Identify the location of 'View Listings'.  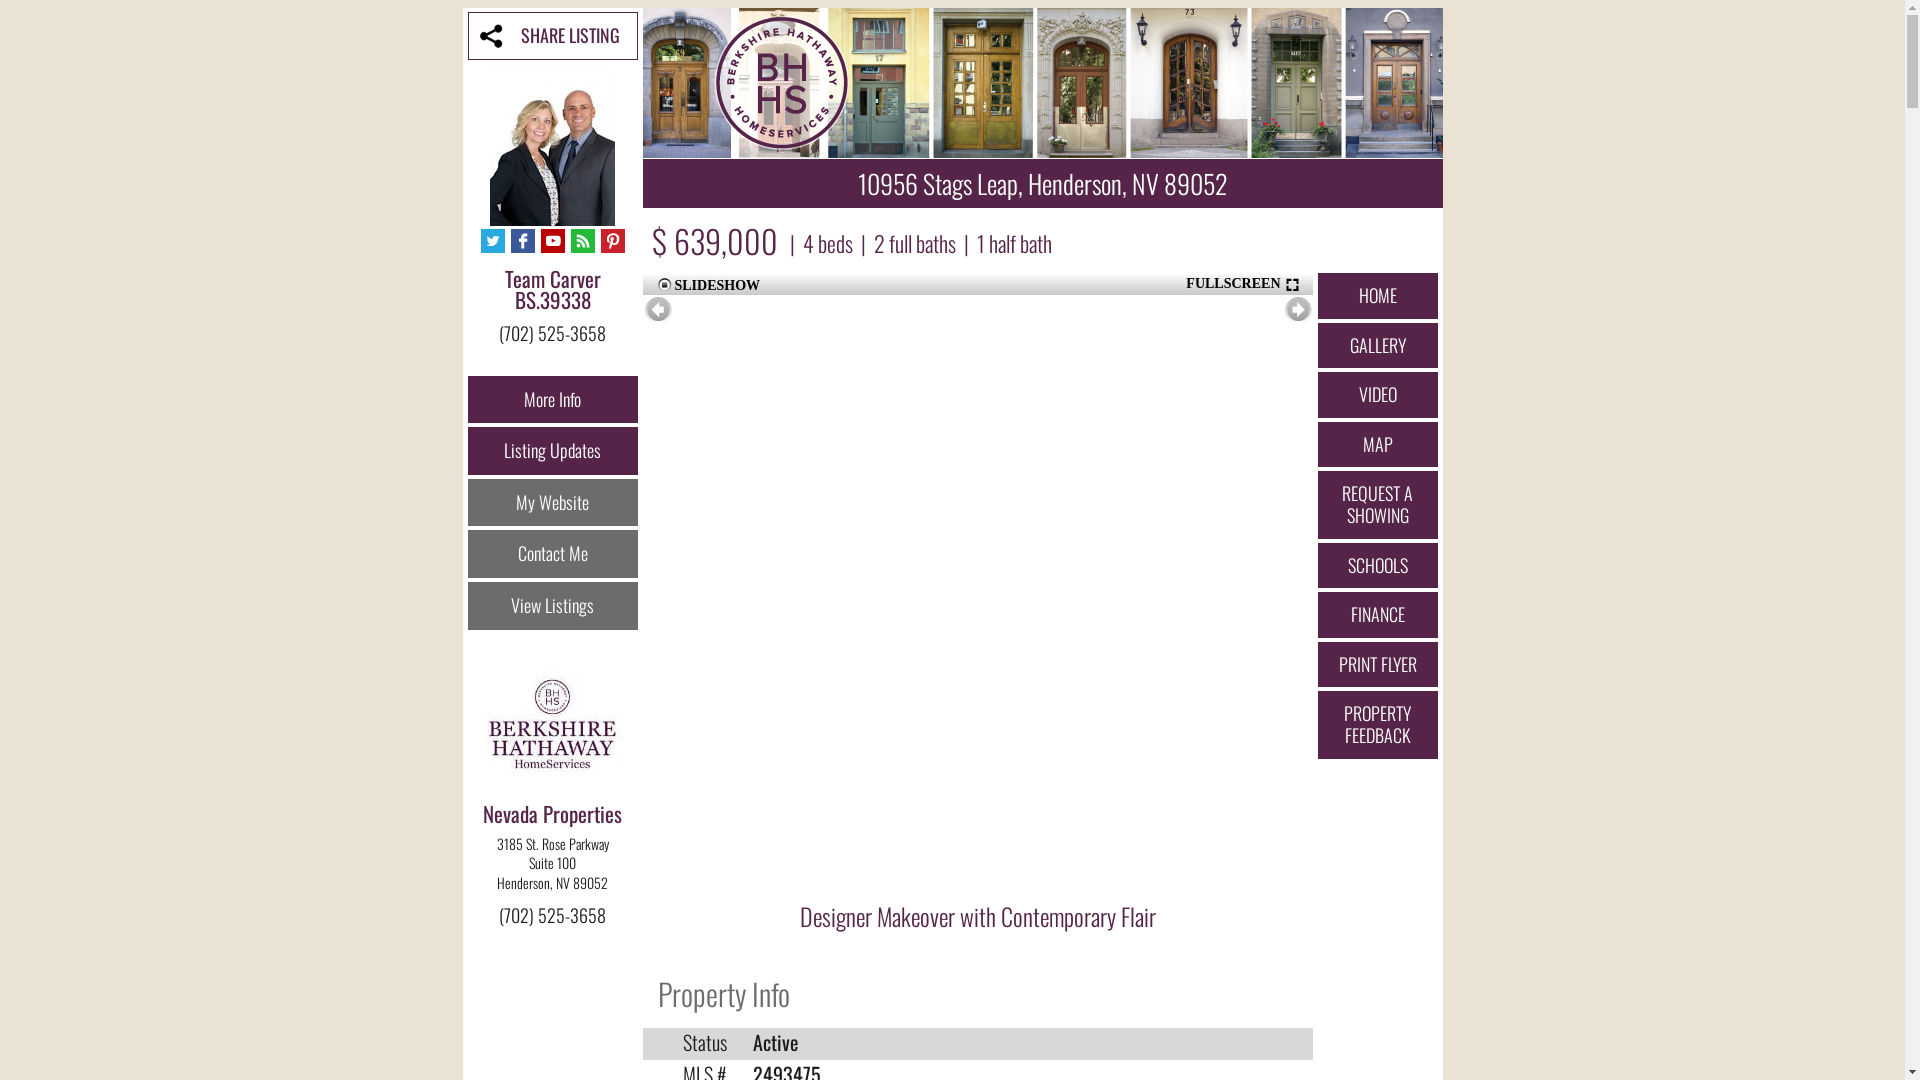
(552, 604).